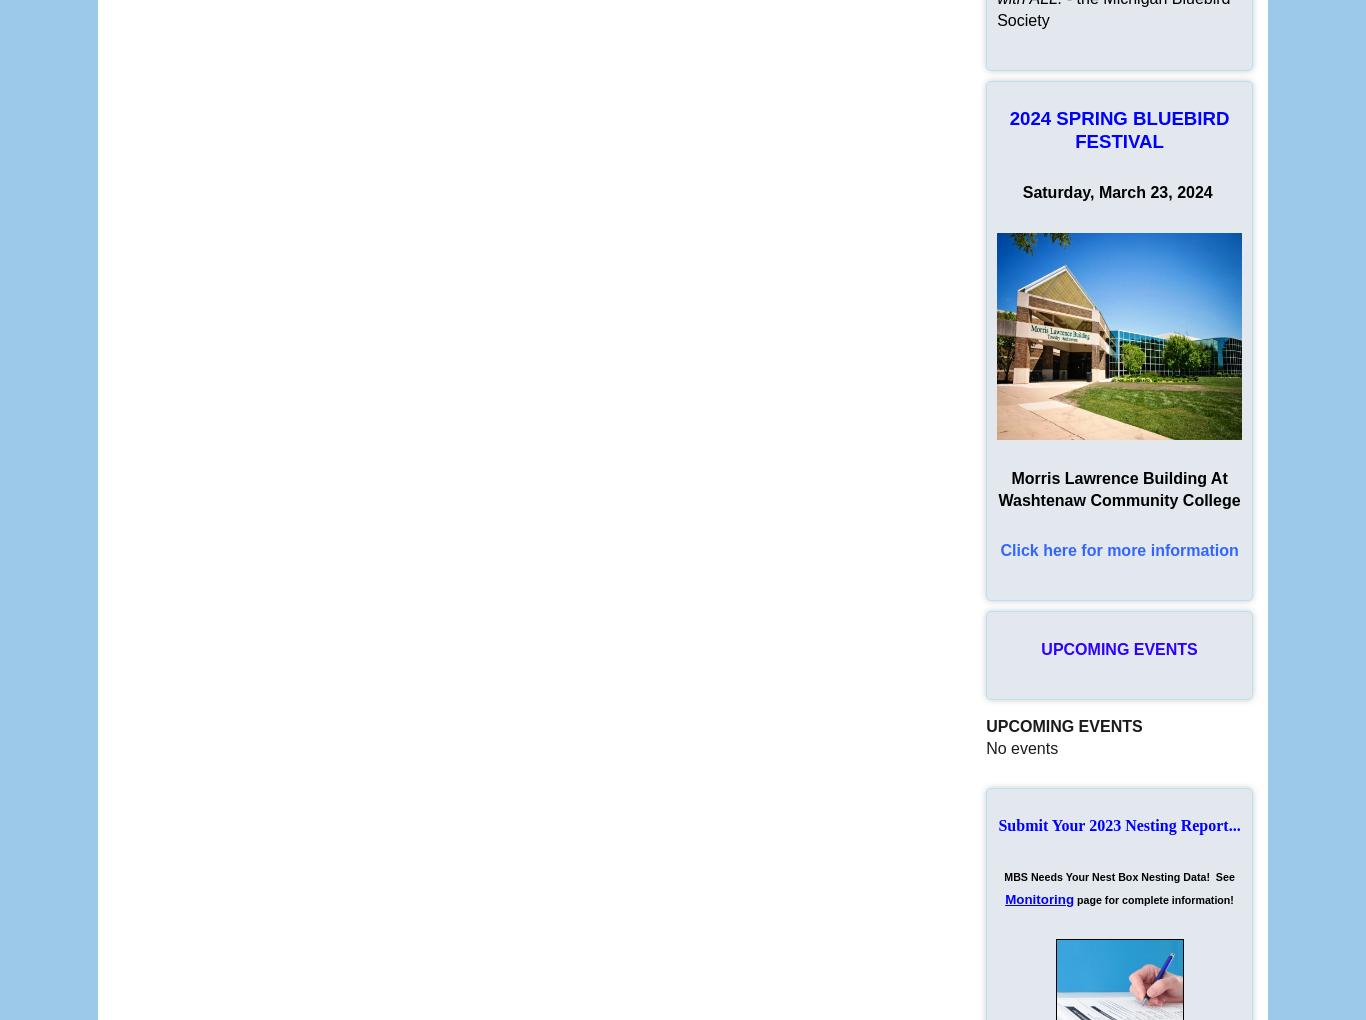 This screenshot has width=1366, height=1020. Describe the element at coordinates (1118, 875) in the screenshot. I see `'MBS Needs Your Nest Box Nesting Data!  See'` at that location.